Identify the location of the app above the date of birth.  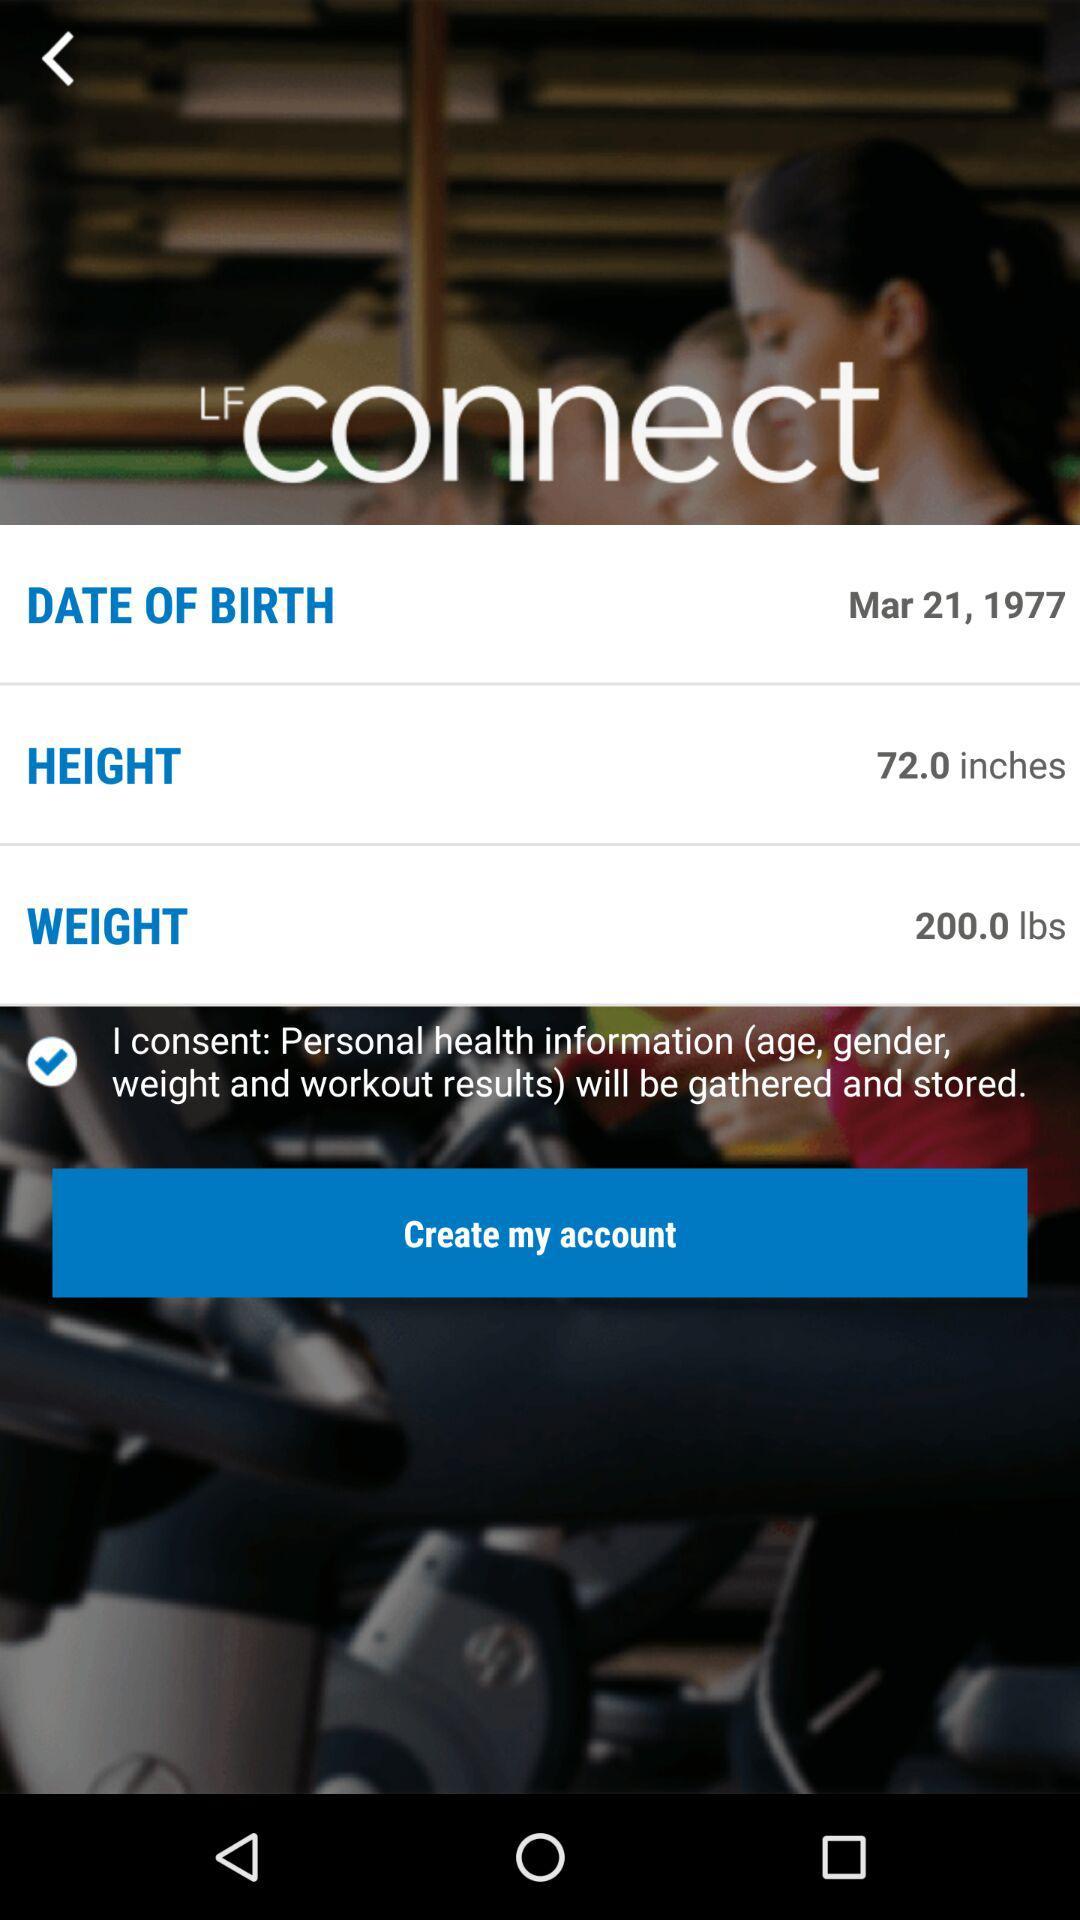
(58, 59).